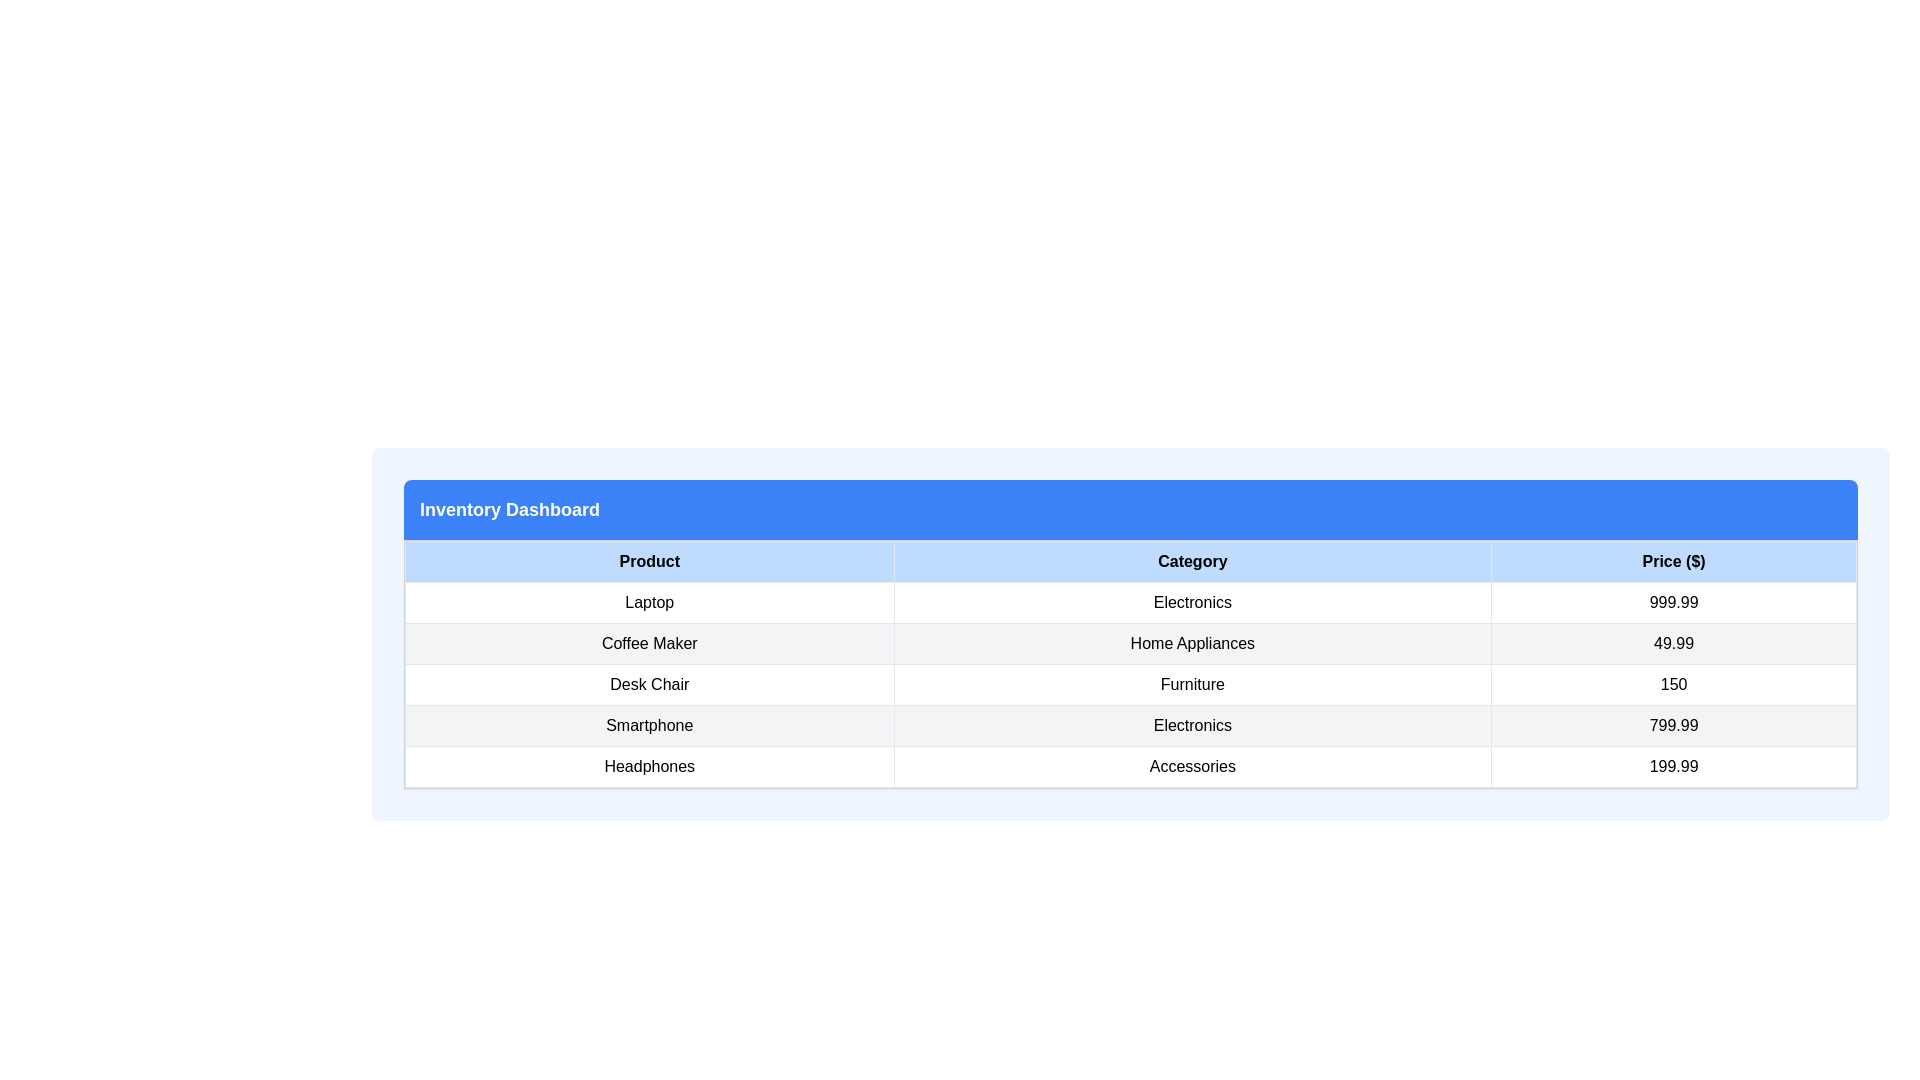 This screenshot has height=1080, width=1920. What do you see at coordinates (1674, 725) in the screenshot?
I see `the static text displaying '799.99' in black font, located in the third column of the 'Smartphone' row under the 'Price ($)' column` at bounding box center [1674, 725].